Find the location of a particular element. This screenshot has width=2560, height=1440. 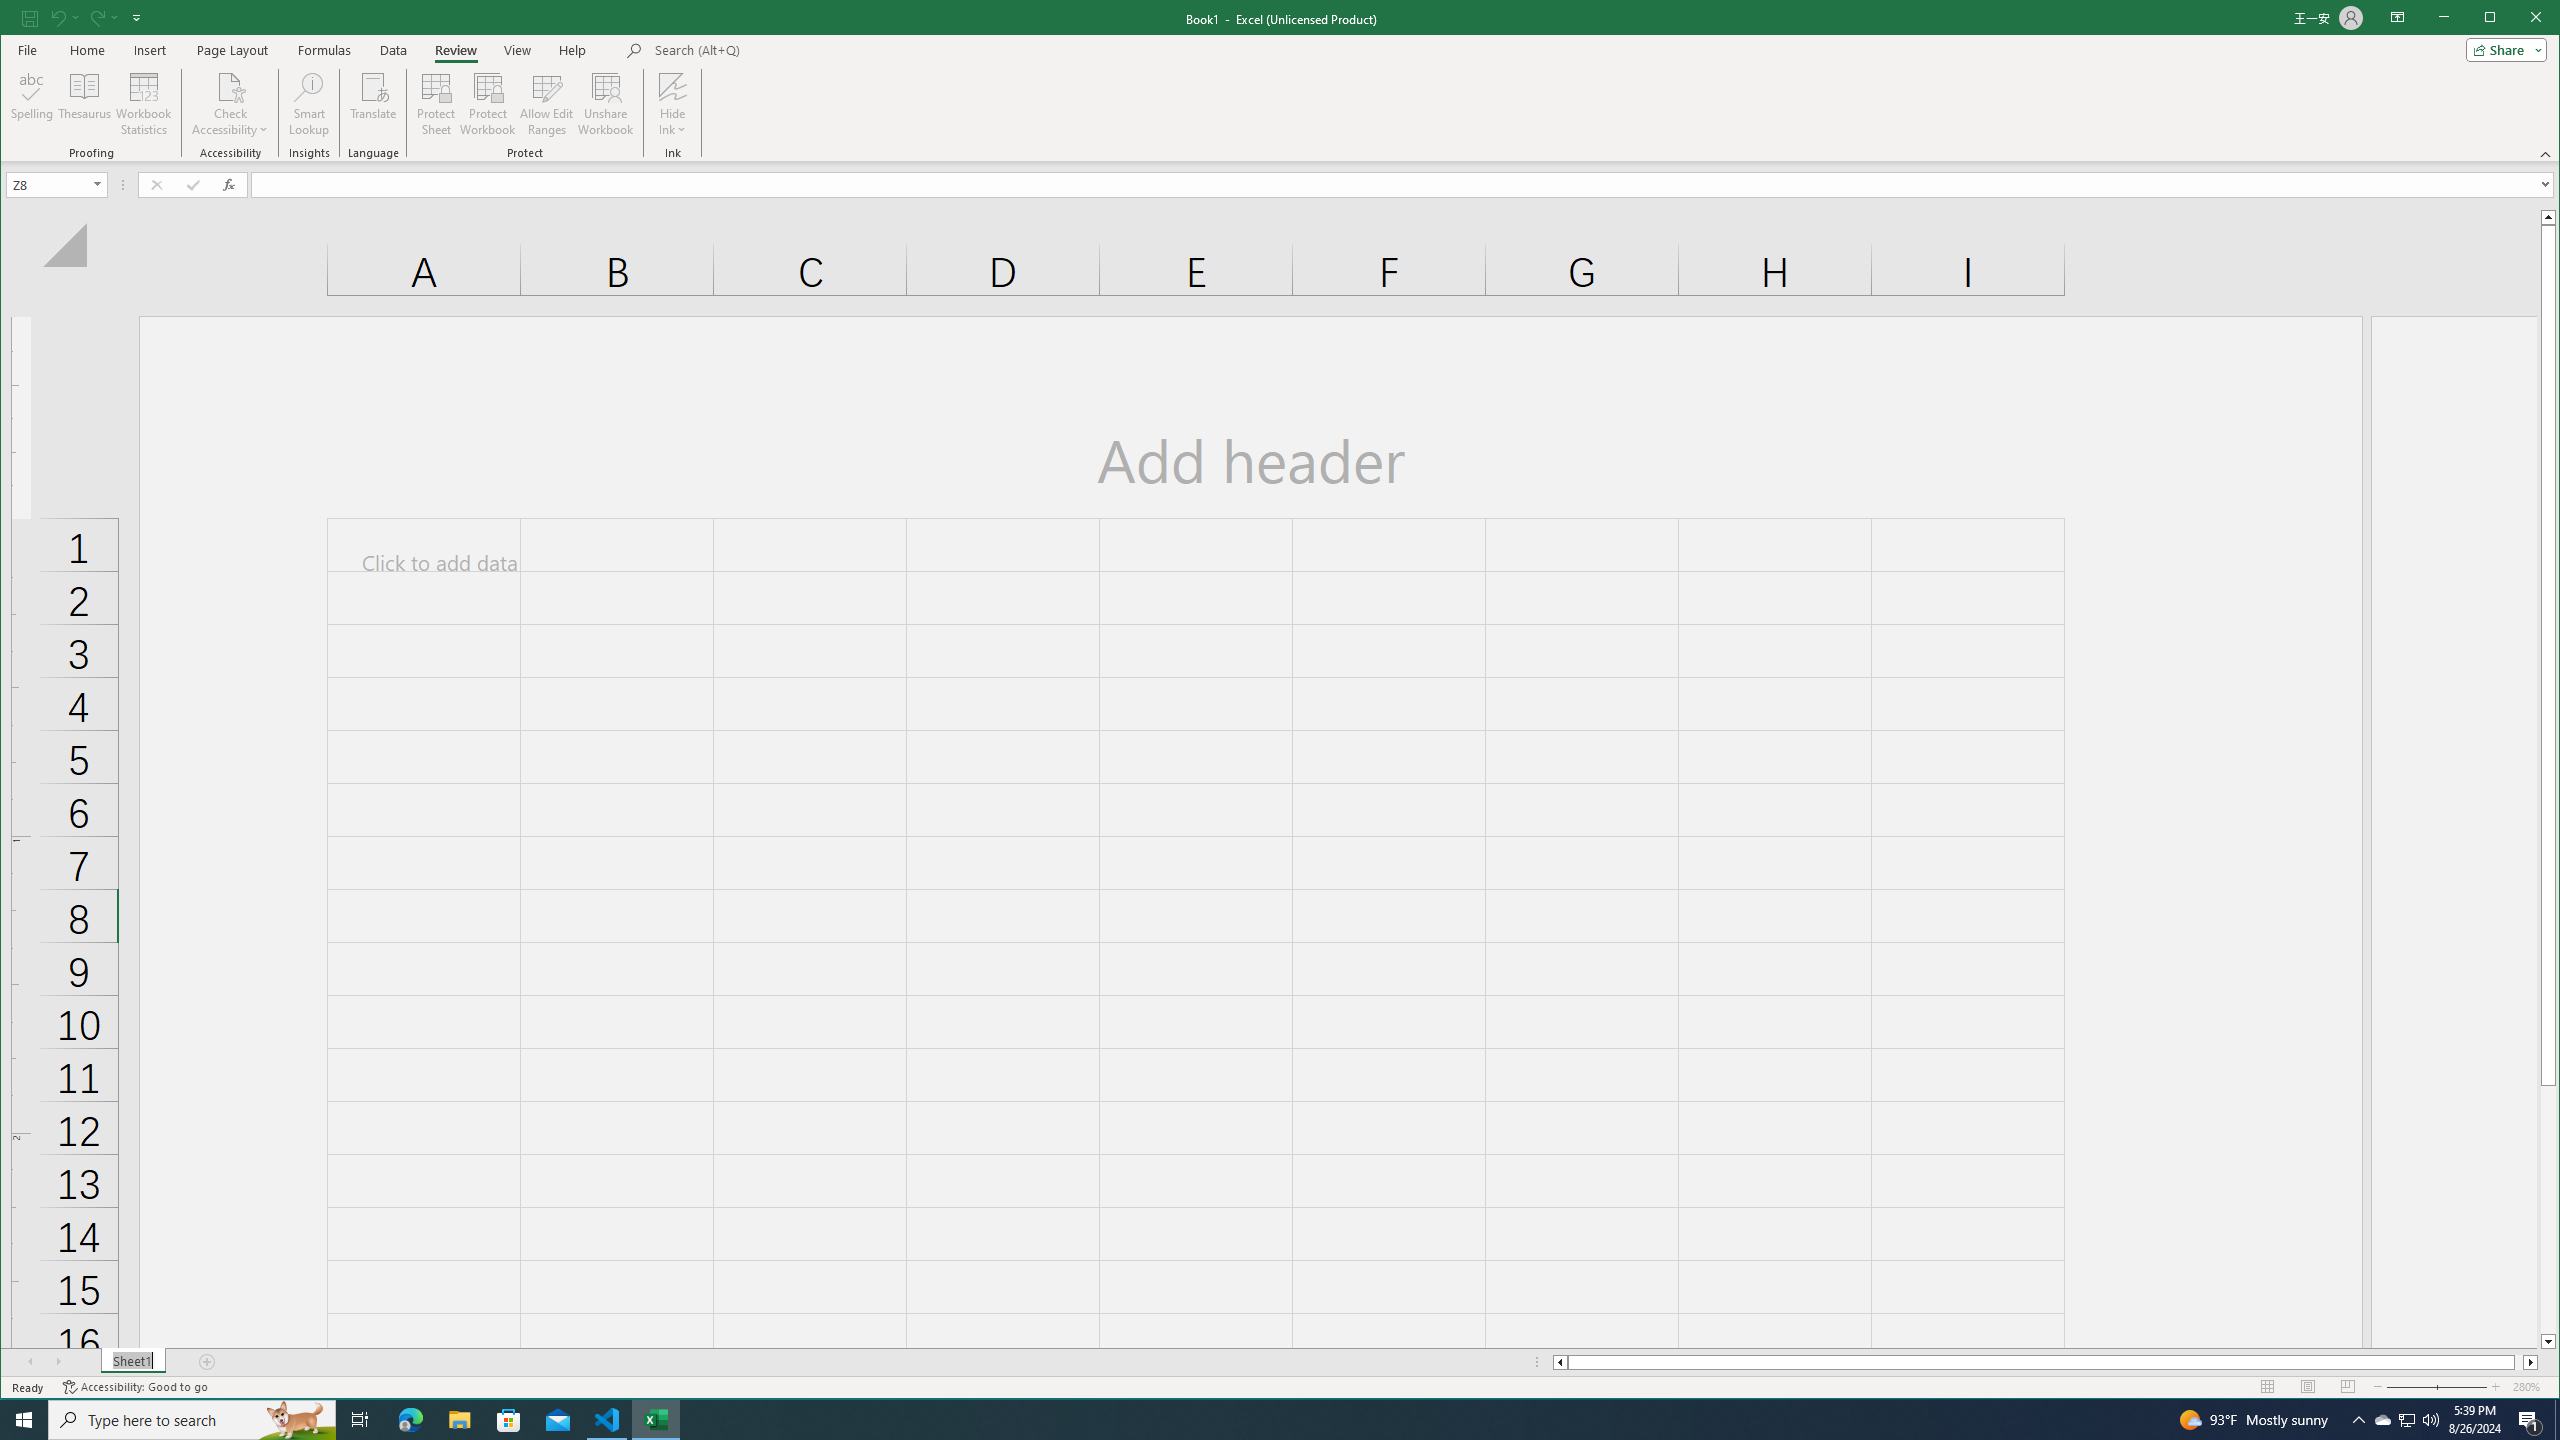

'Home' is located at coordinates (86, 49).